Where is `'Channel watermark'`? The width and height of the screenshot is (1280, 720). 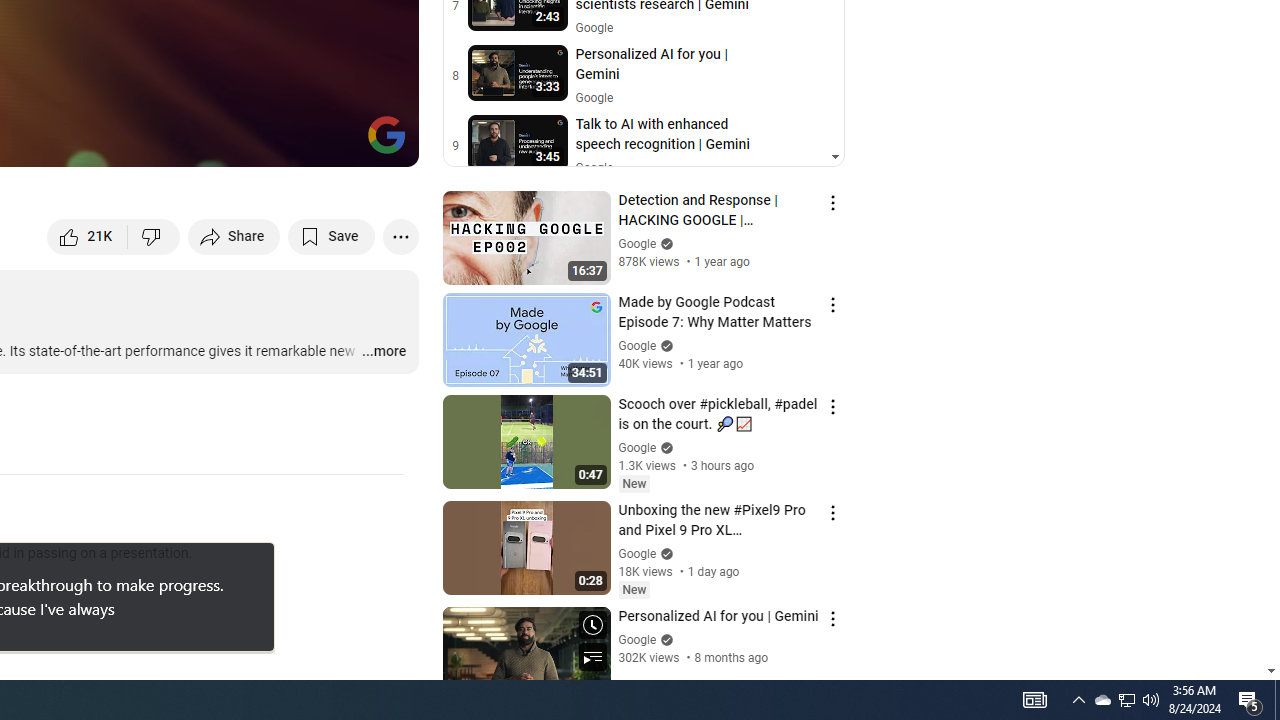
'Channel watermark' is located at coordinates (386, 135).